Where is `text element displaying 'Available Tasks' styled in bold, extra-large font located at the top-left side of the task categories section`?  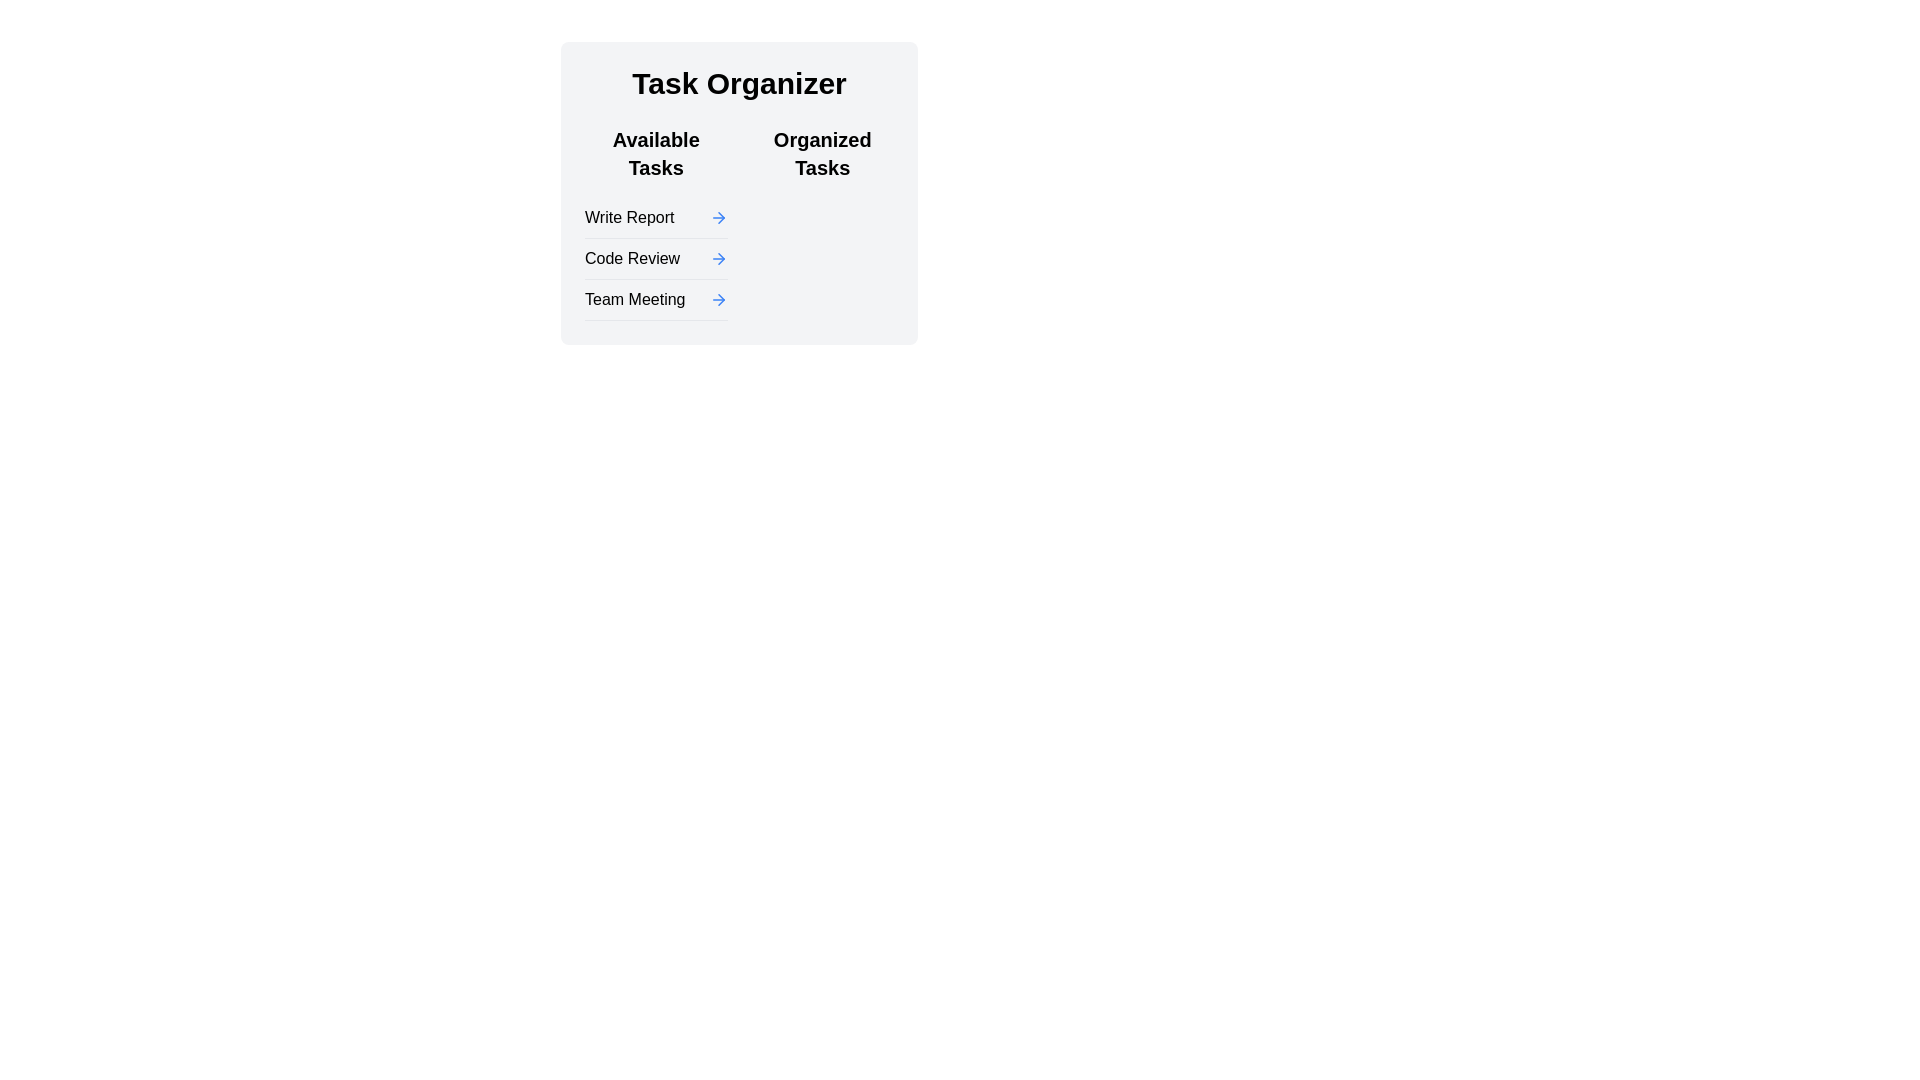
text element displaying 'Available Tasks' styled in bold, extra-large font located at the top-left side of the task categories section is located at coordinates (656, 153).